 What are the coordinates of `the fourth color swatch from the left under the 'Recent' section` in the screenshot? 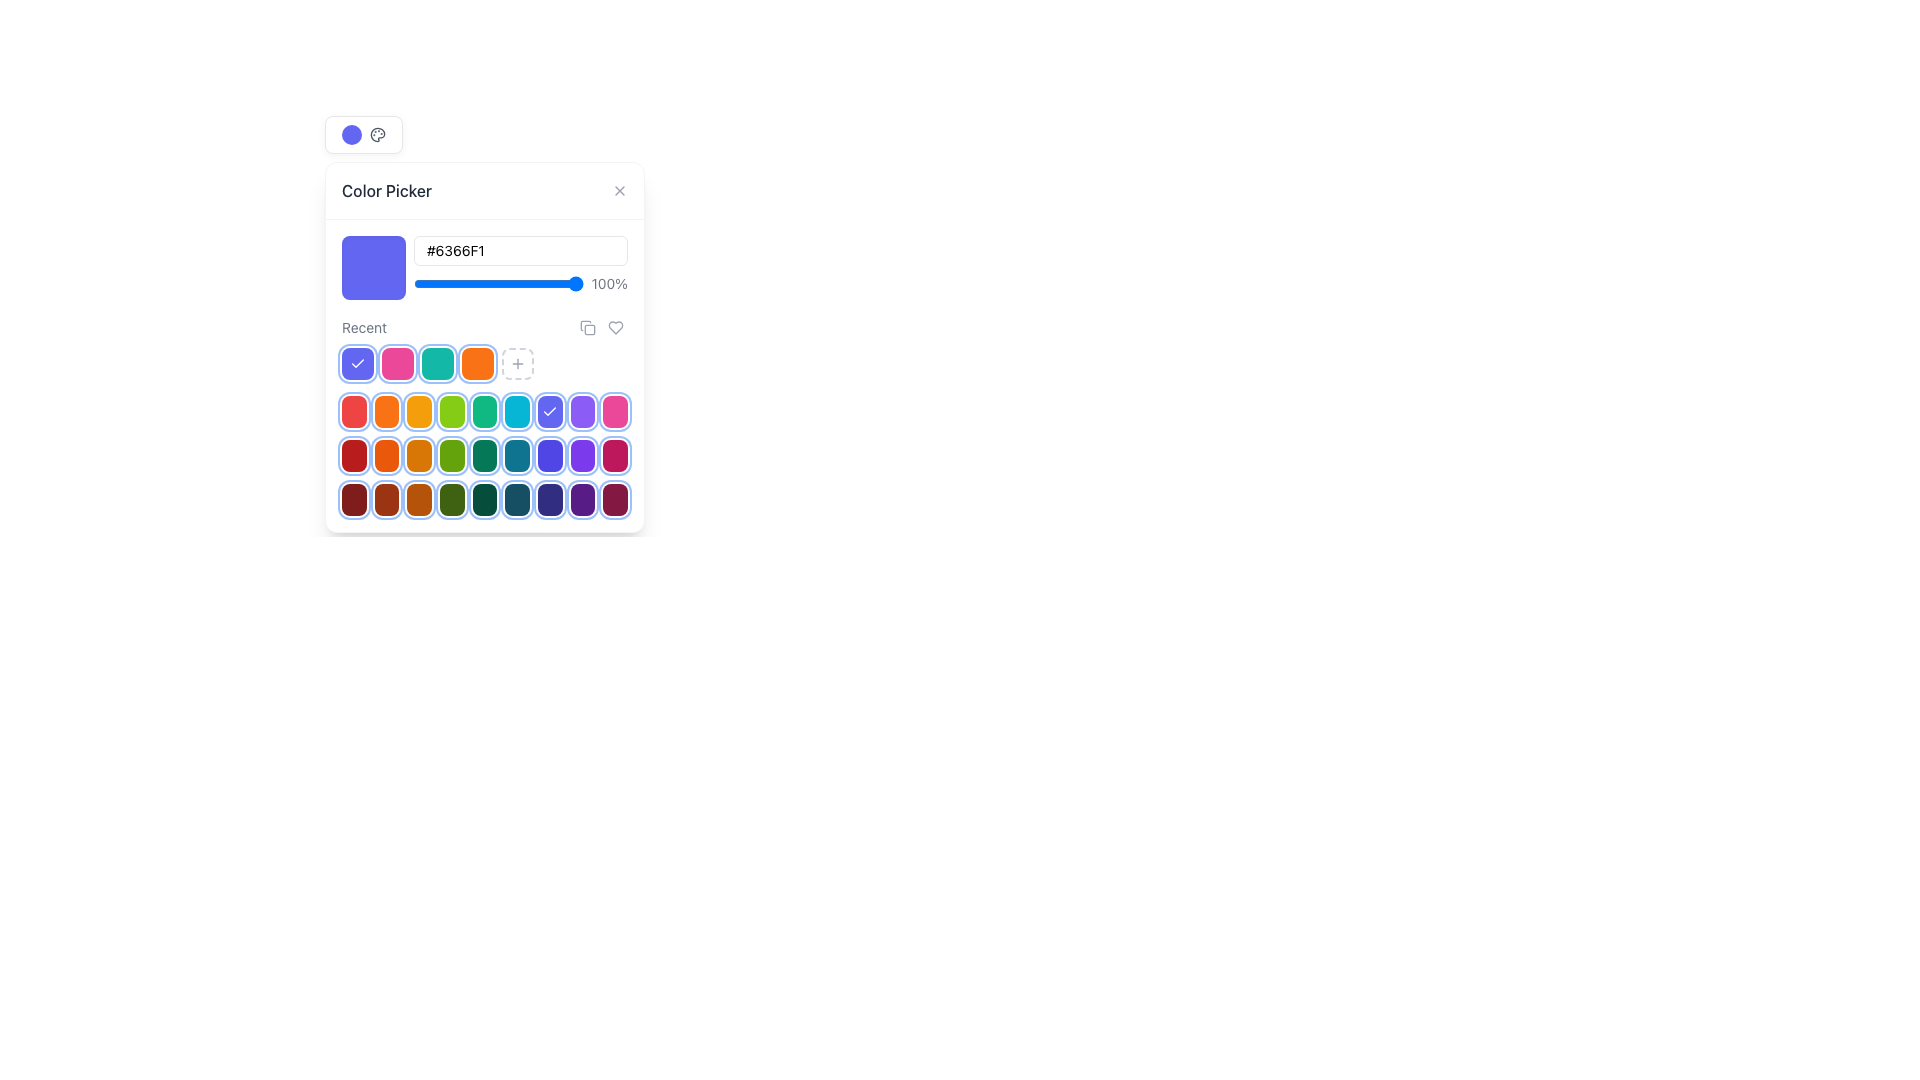 It's located at (484, 346).